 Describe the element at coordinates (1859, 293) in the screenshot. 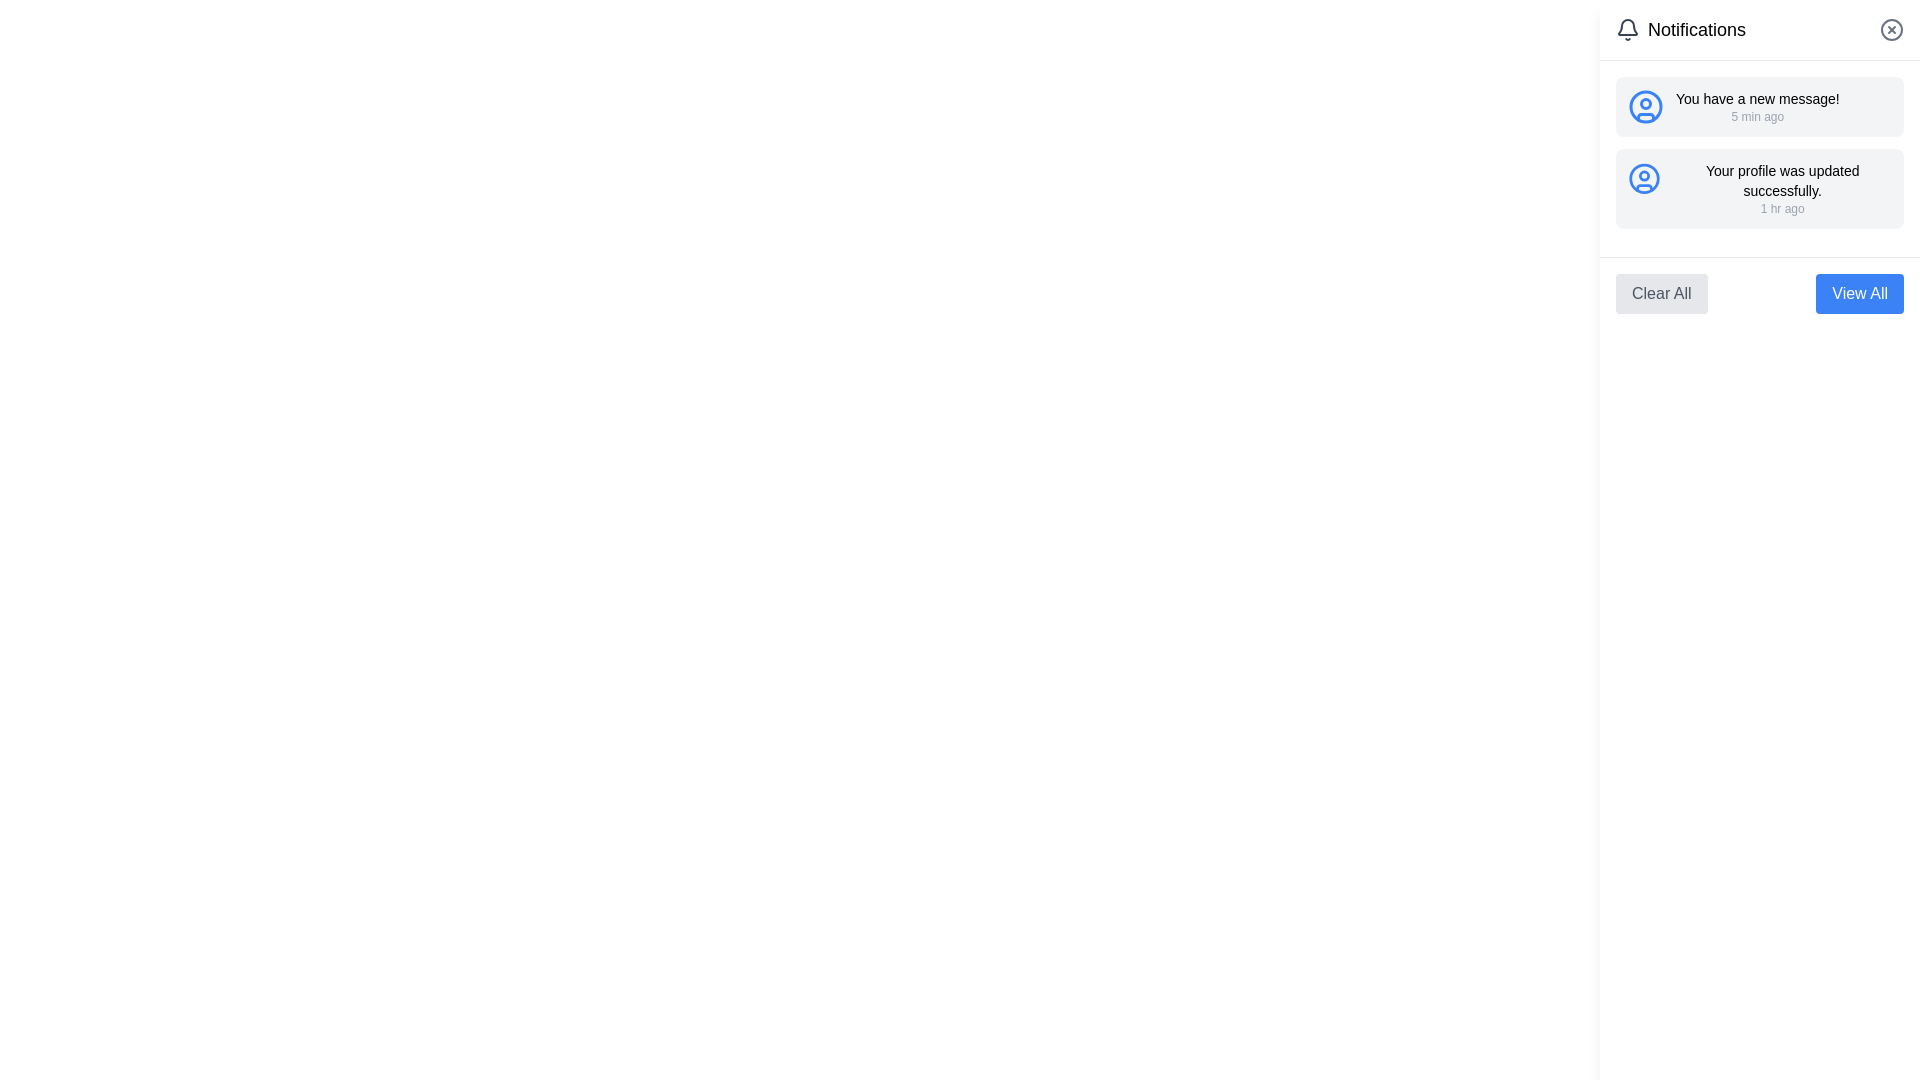

I see `the 'View All' button, which is a rectangular button with a blue background and white rounded corners, located at the bottom right of the panel` at that location.